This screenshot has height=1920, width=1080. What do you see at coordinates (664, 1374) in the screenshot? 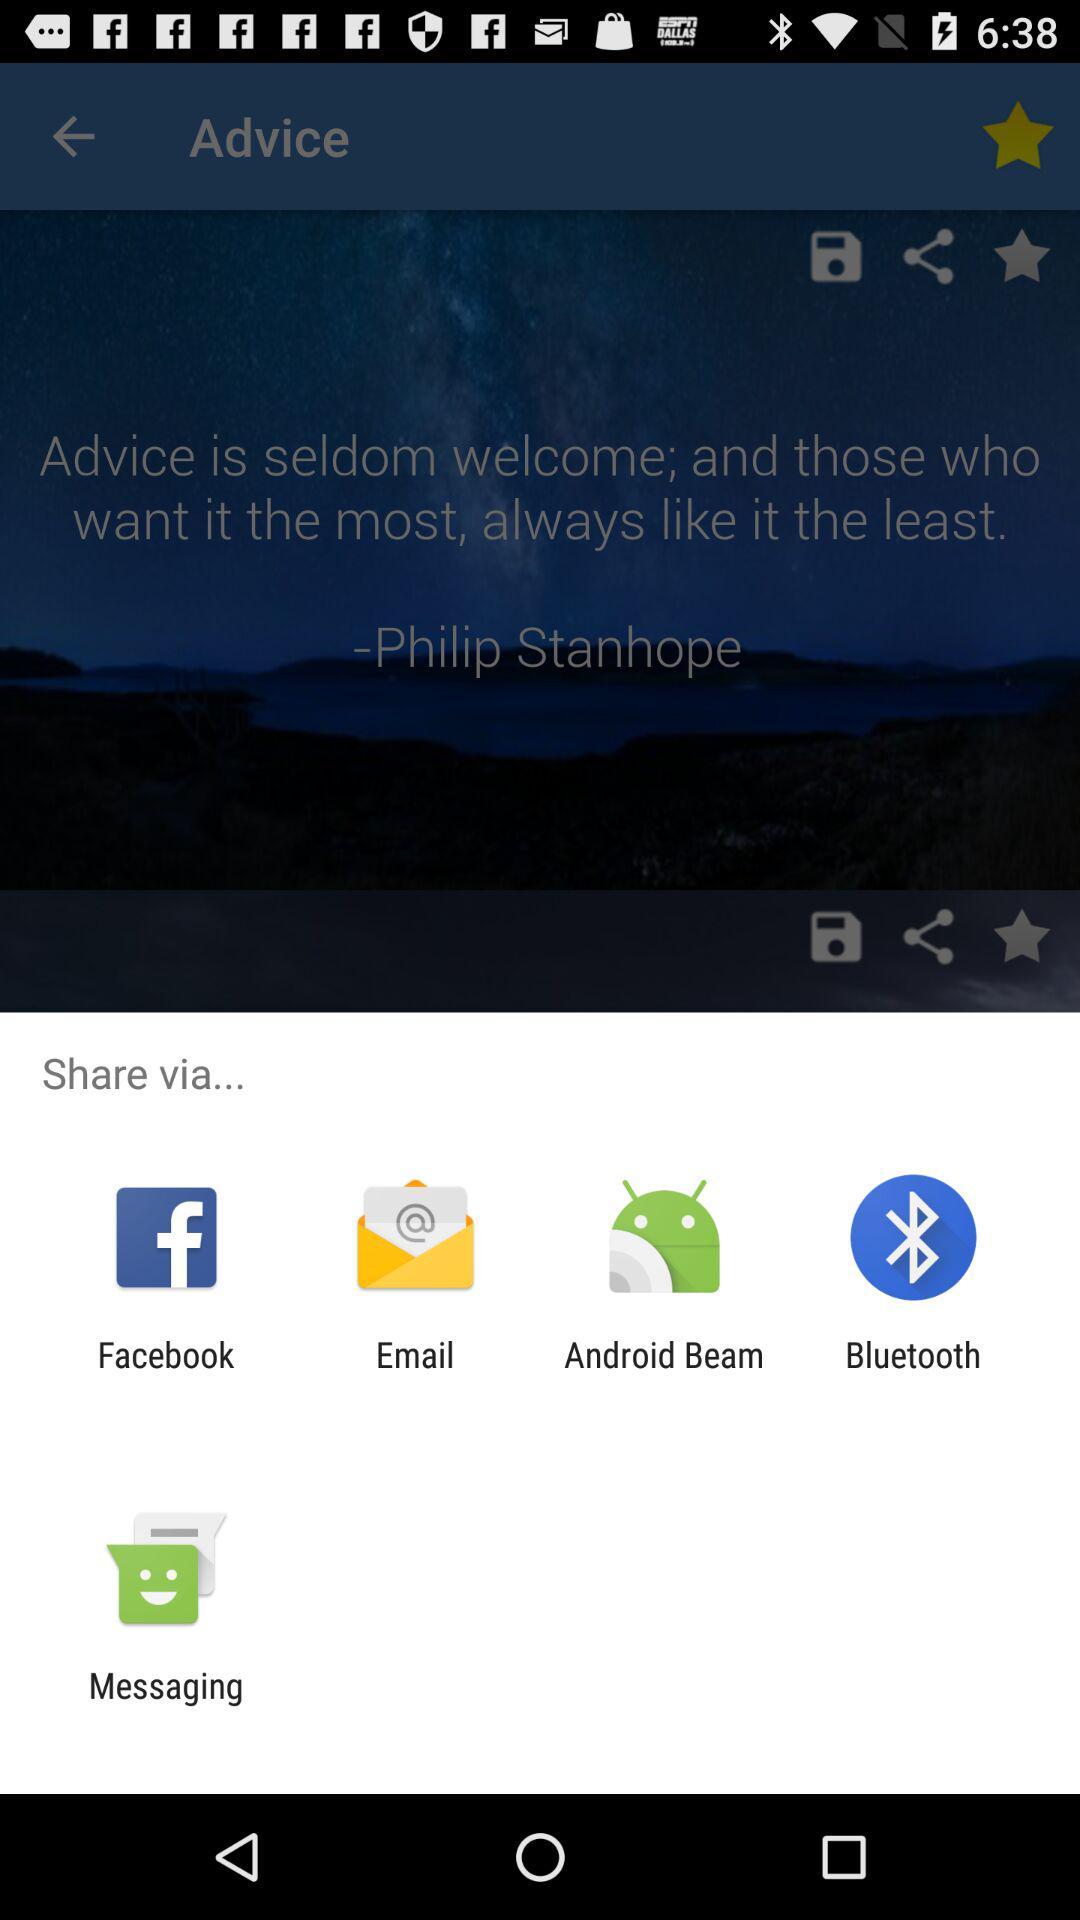
I see `the app next to the email icon` at bounding box center [664, 1374].